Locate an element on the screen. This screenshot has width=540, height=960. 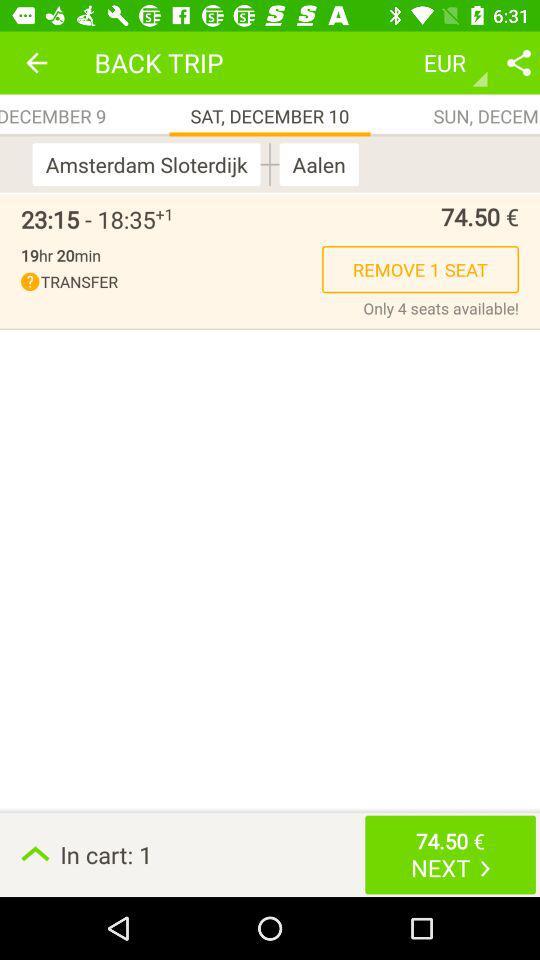
the icon next to the remove 1 seat icon is located at coordinates (171, 281).